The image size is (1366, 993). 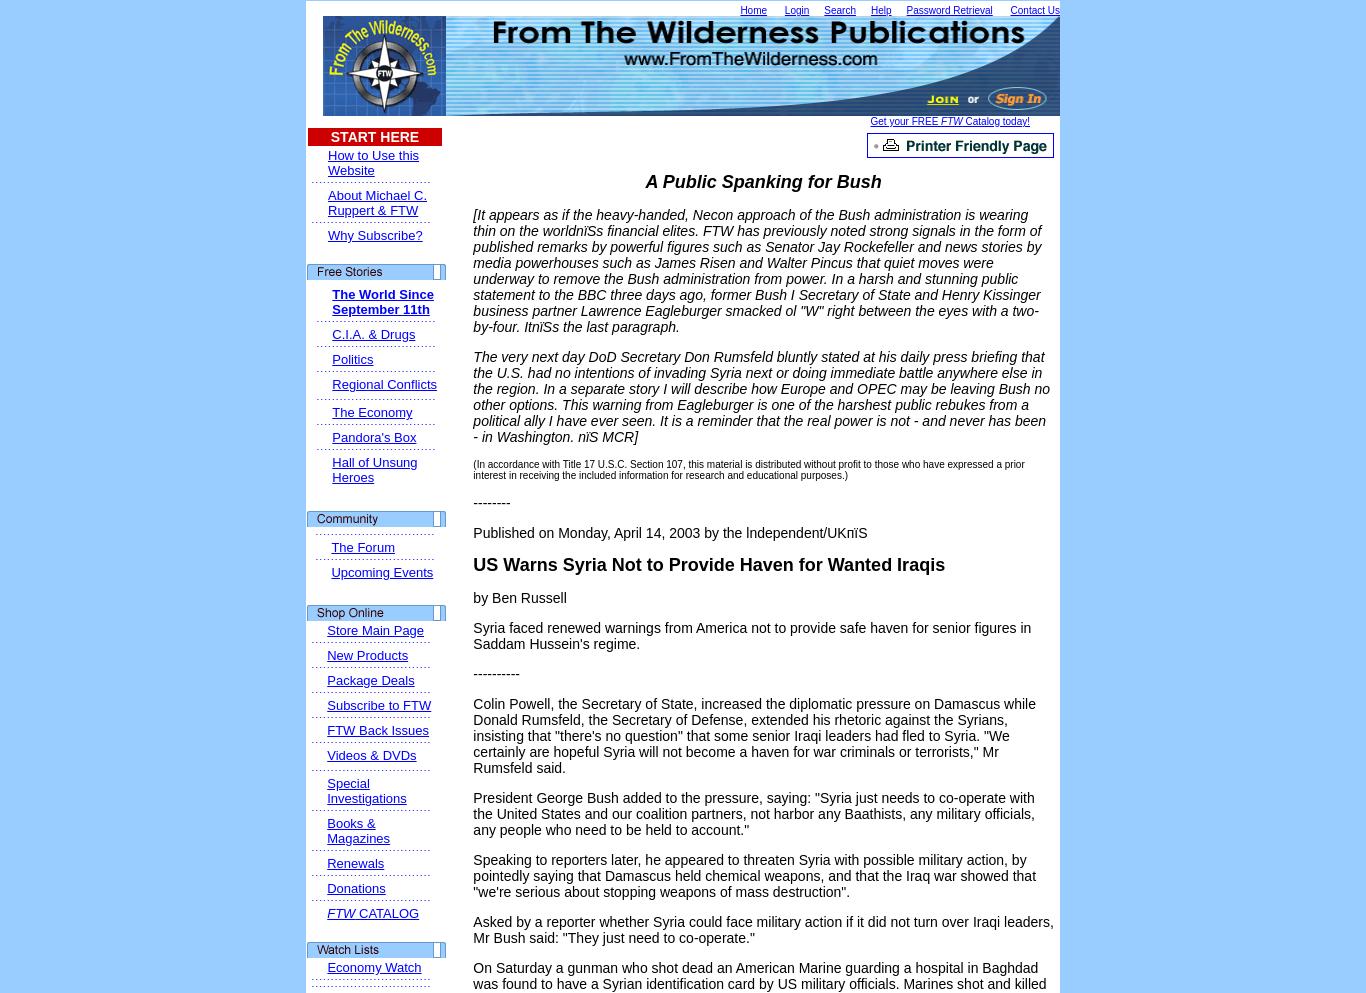 I want to click on 'Public
                              Spanking for Bush', so click(x=769, y=181).